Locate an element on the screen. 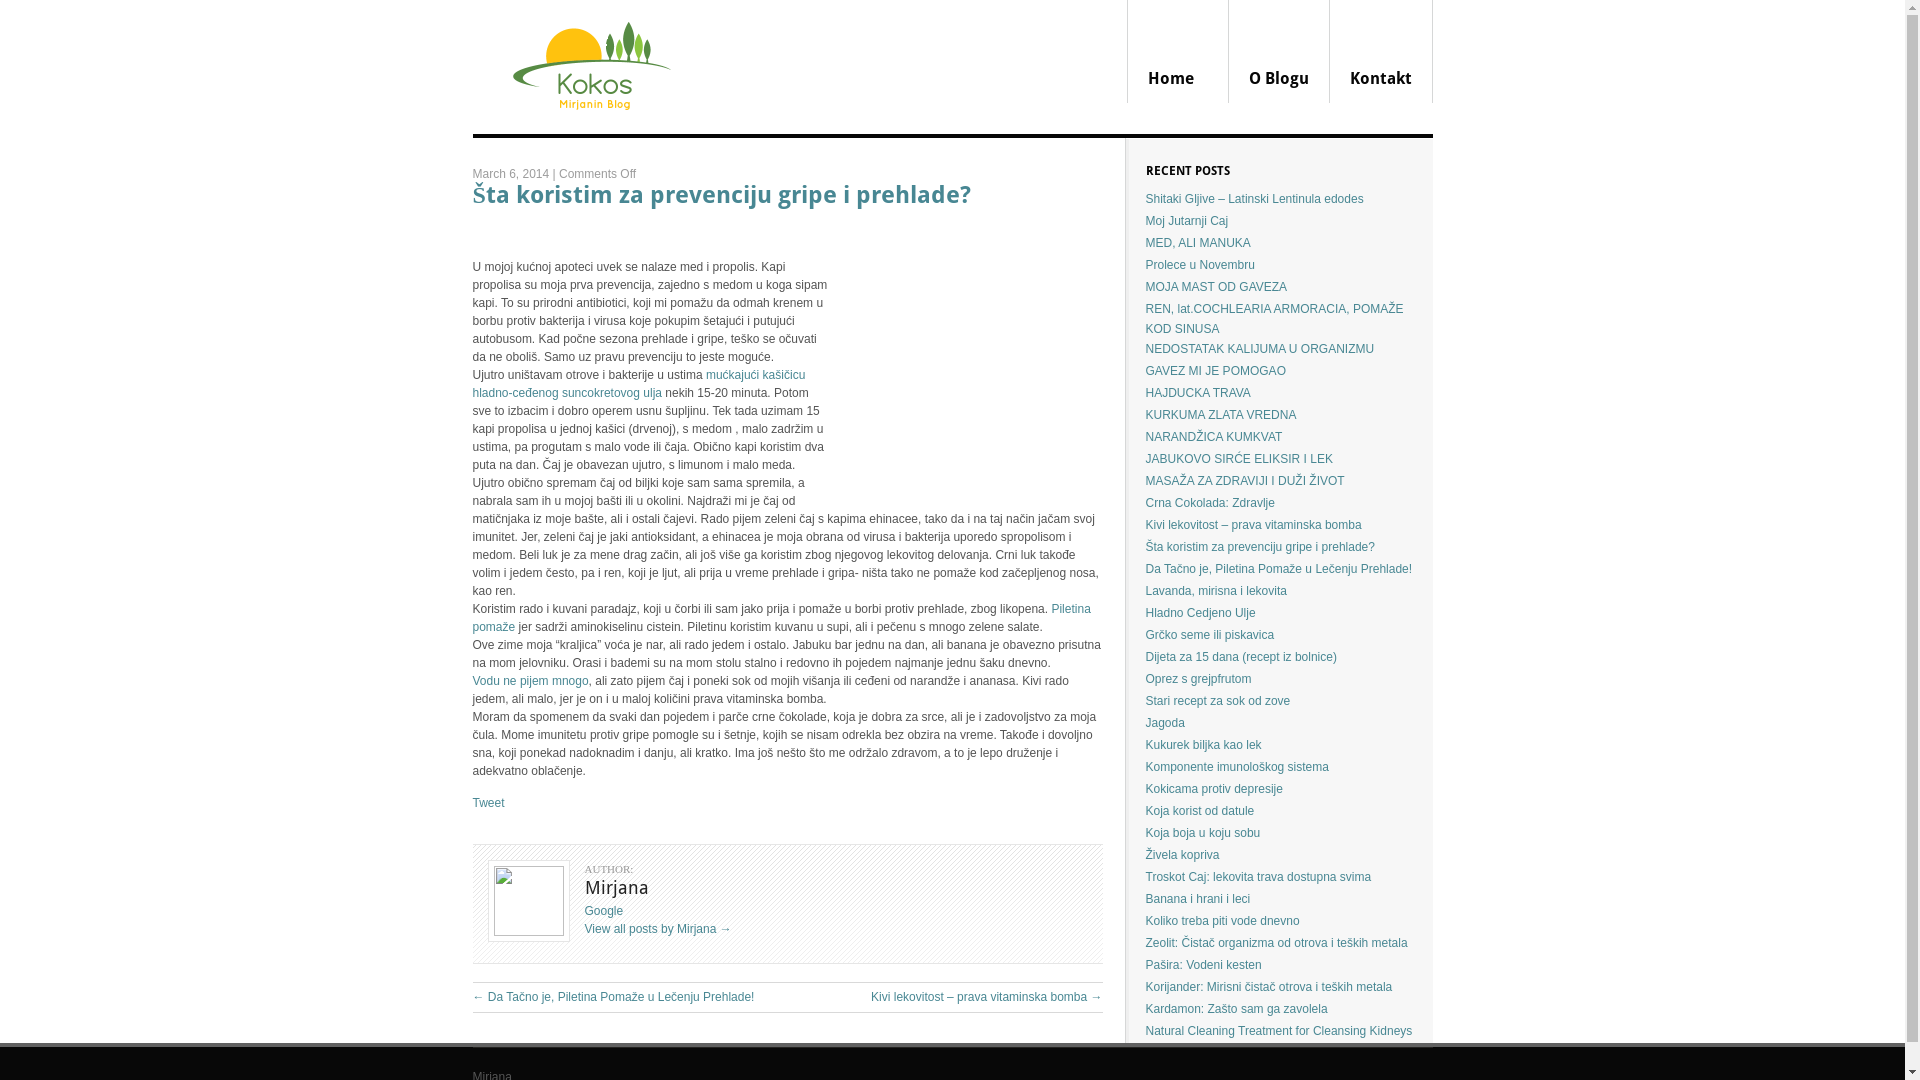 The image size is (1920, 1080). 'Lavanda, mirisna i lekovita' is located at coordinates (1215, 589).